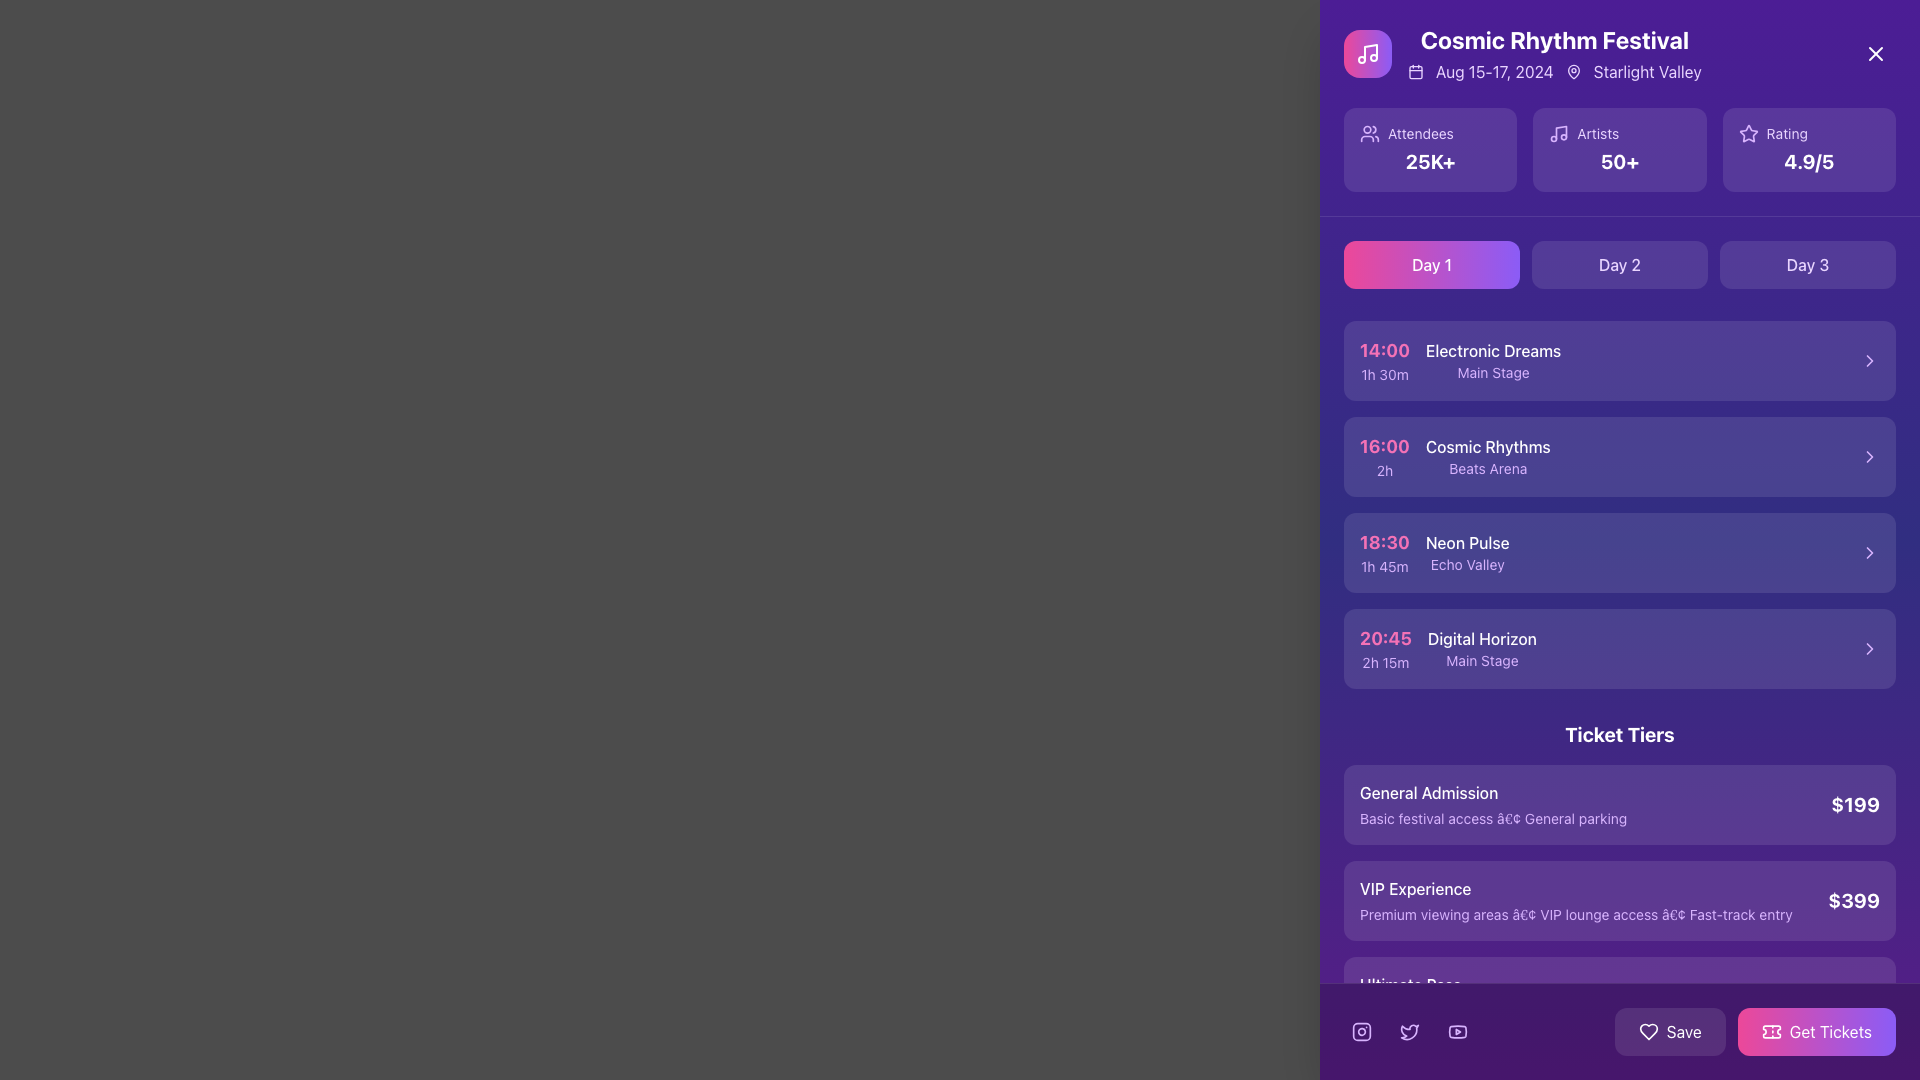  I want to click on the ticket icon located at the bottom-right corner of the 'Get Tickets' button, which visually enhances the button's purpose, so click(1771, 1032).